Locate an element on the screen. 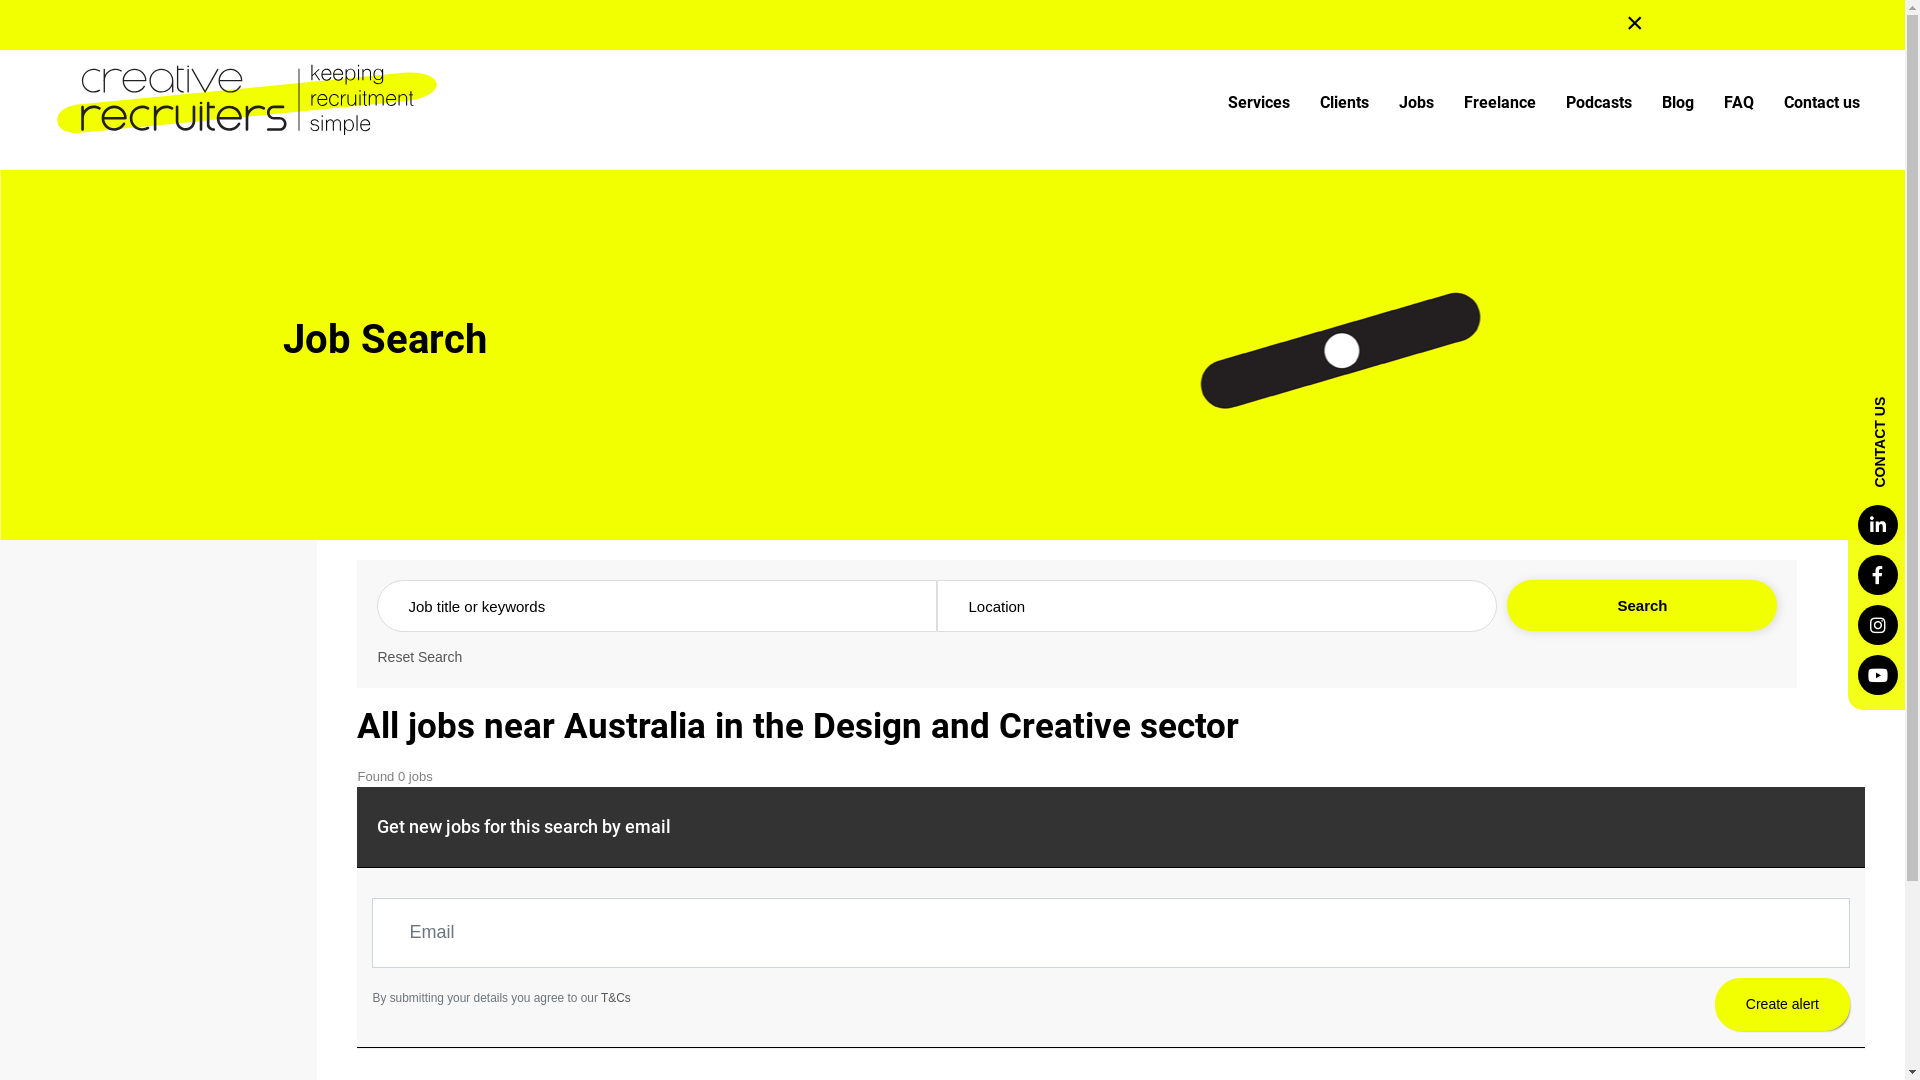 This screenshot has width=1920, height=1080. 'Services' is located at coordinates (1212, 103).